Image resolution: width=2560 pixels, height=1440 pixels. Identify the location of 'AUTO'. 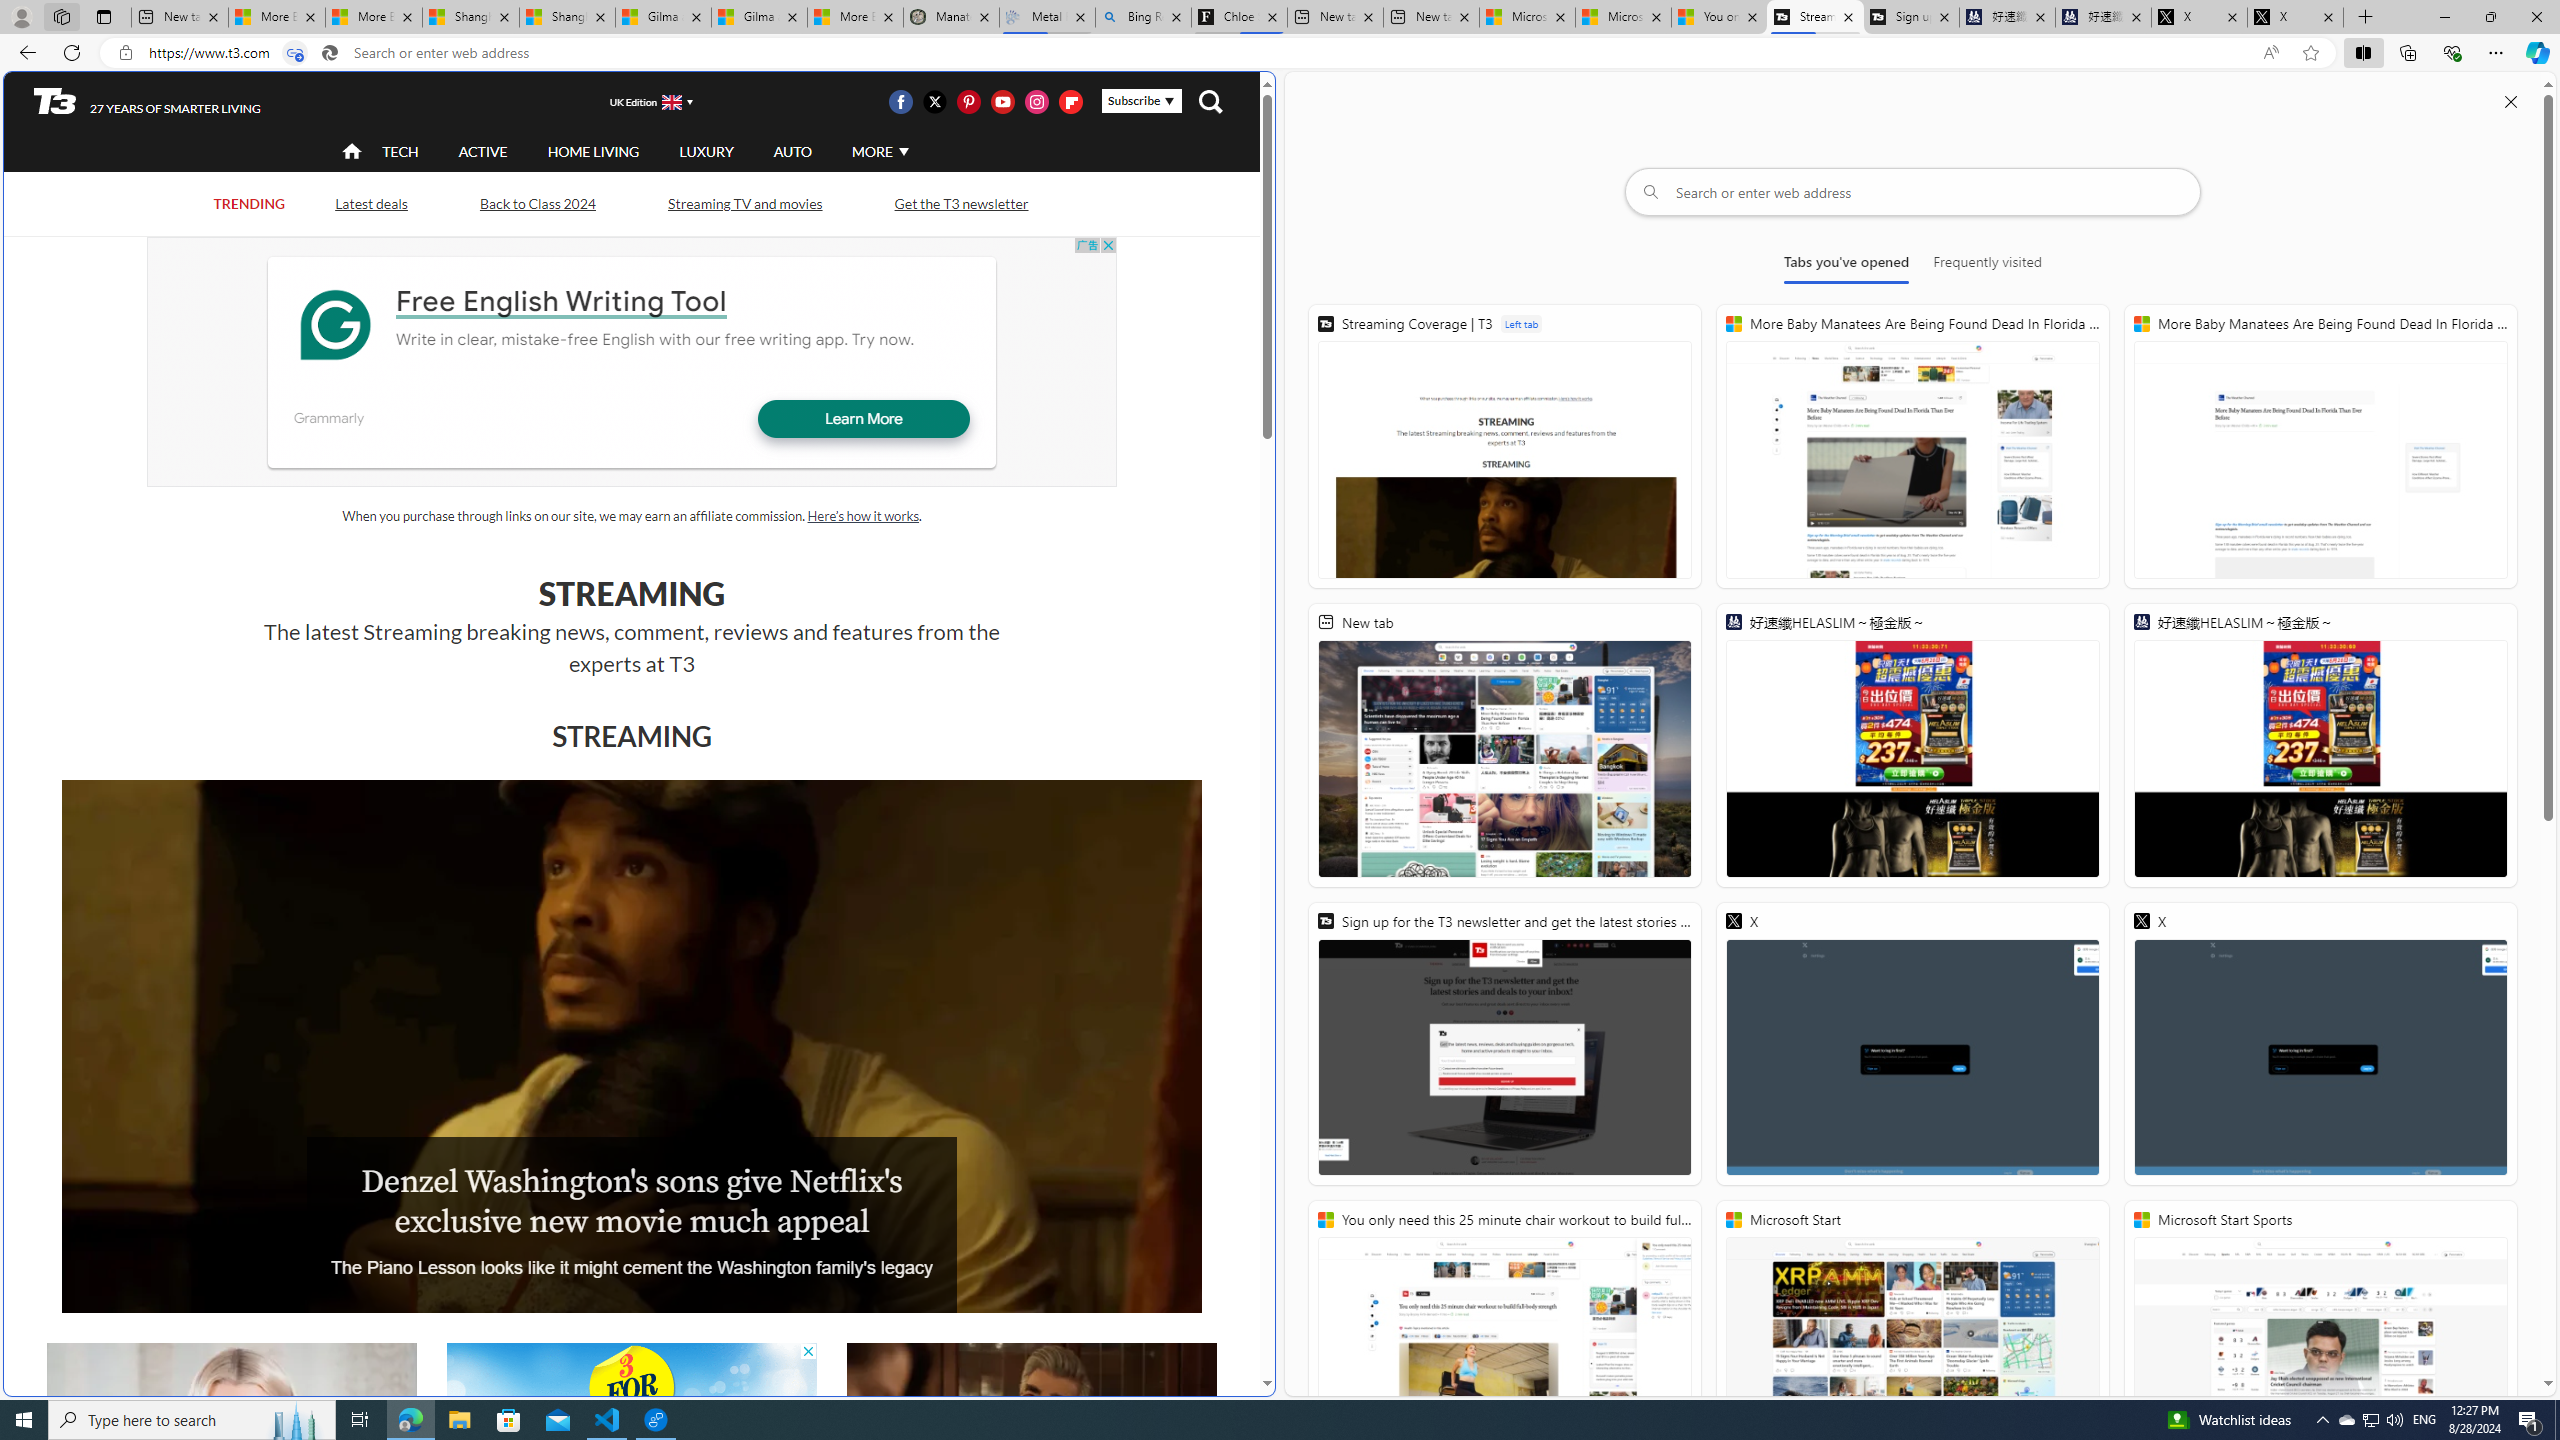
(791, 150).